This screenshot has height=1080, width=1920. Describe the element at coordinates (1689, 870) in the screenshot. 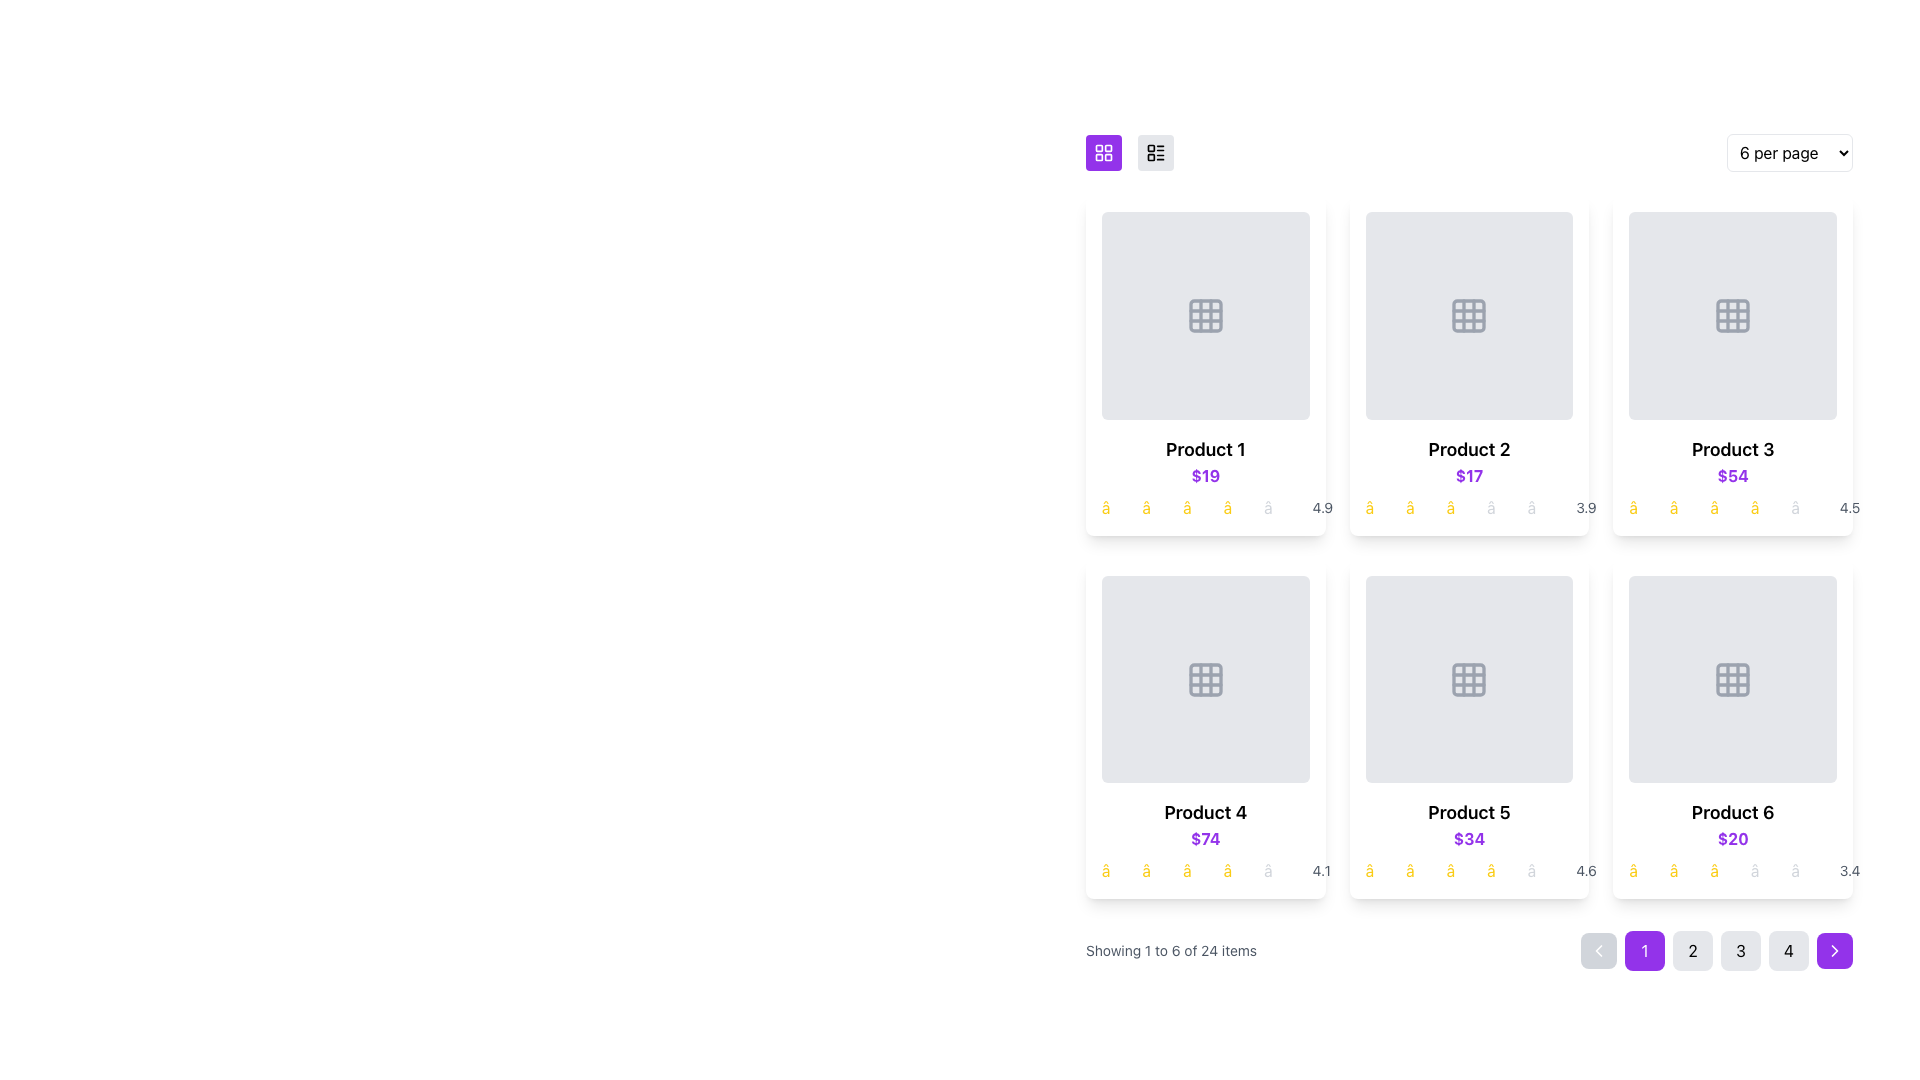

I see `the second star glyph in the five-star rating system displayed under Product 6's card located in the bottom-right corner of the grid layout` at that location.